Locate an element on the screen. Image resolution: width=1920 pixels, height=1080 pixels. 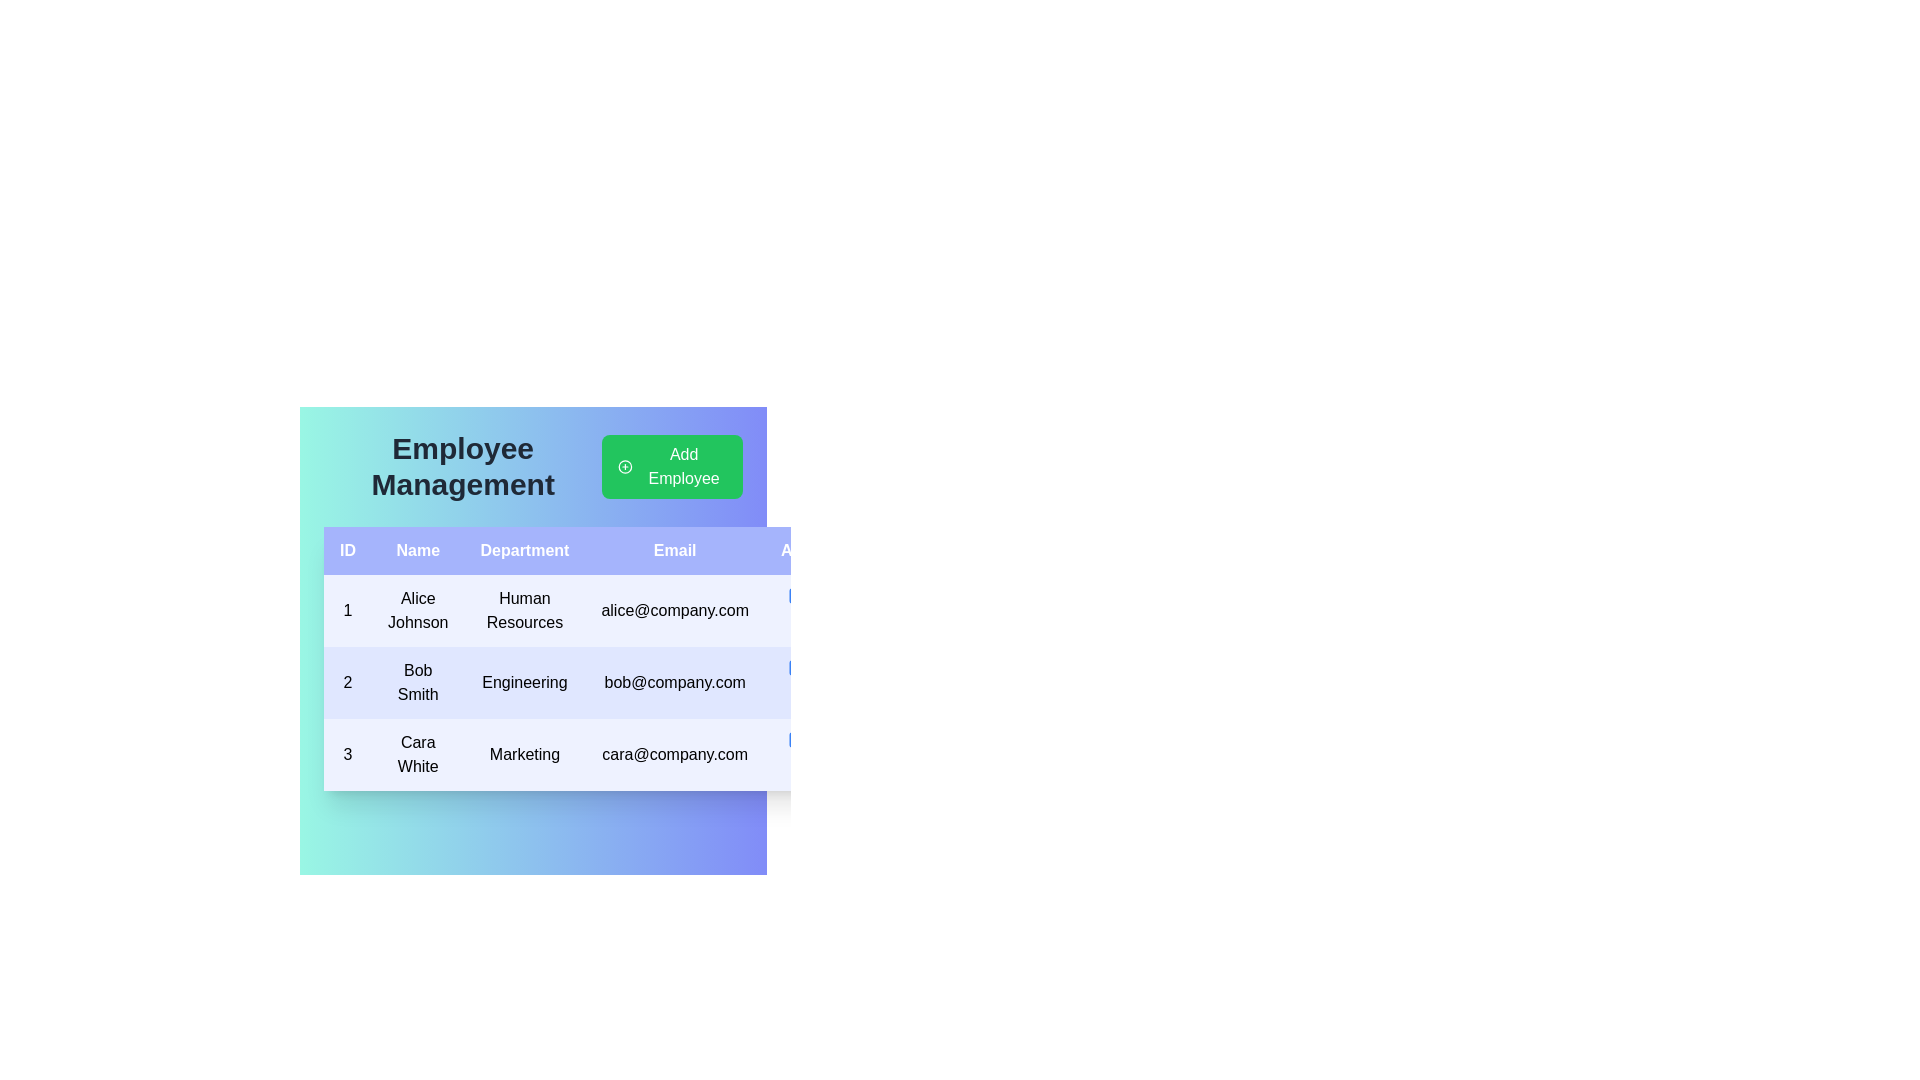
the circular icon with a plus sign located to the left of the 'Add Employee' text within the green button is located at coordinates (624, 466).